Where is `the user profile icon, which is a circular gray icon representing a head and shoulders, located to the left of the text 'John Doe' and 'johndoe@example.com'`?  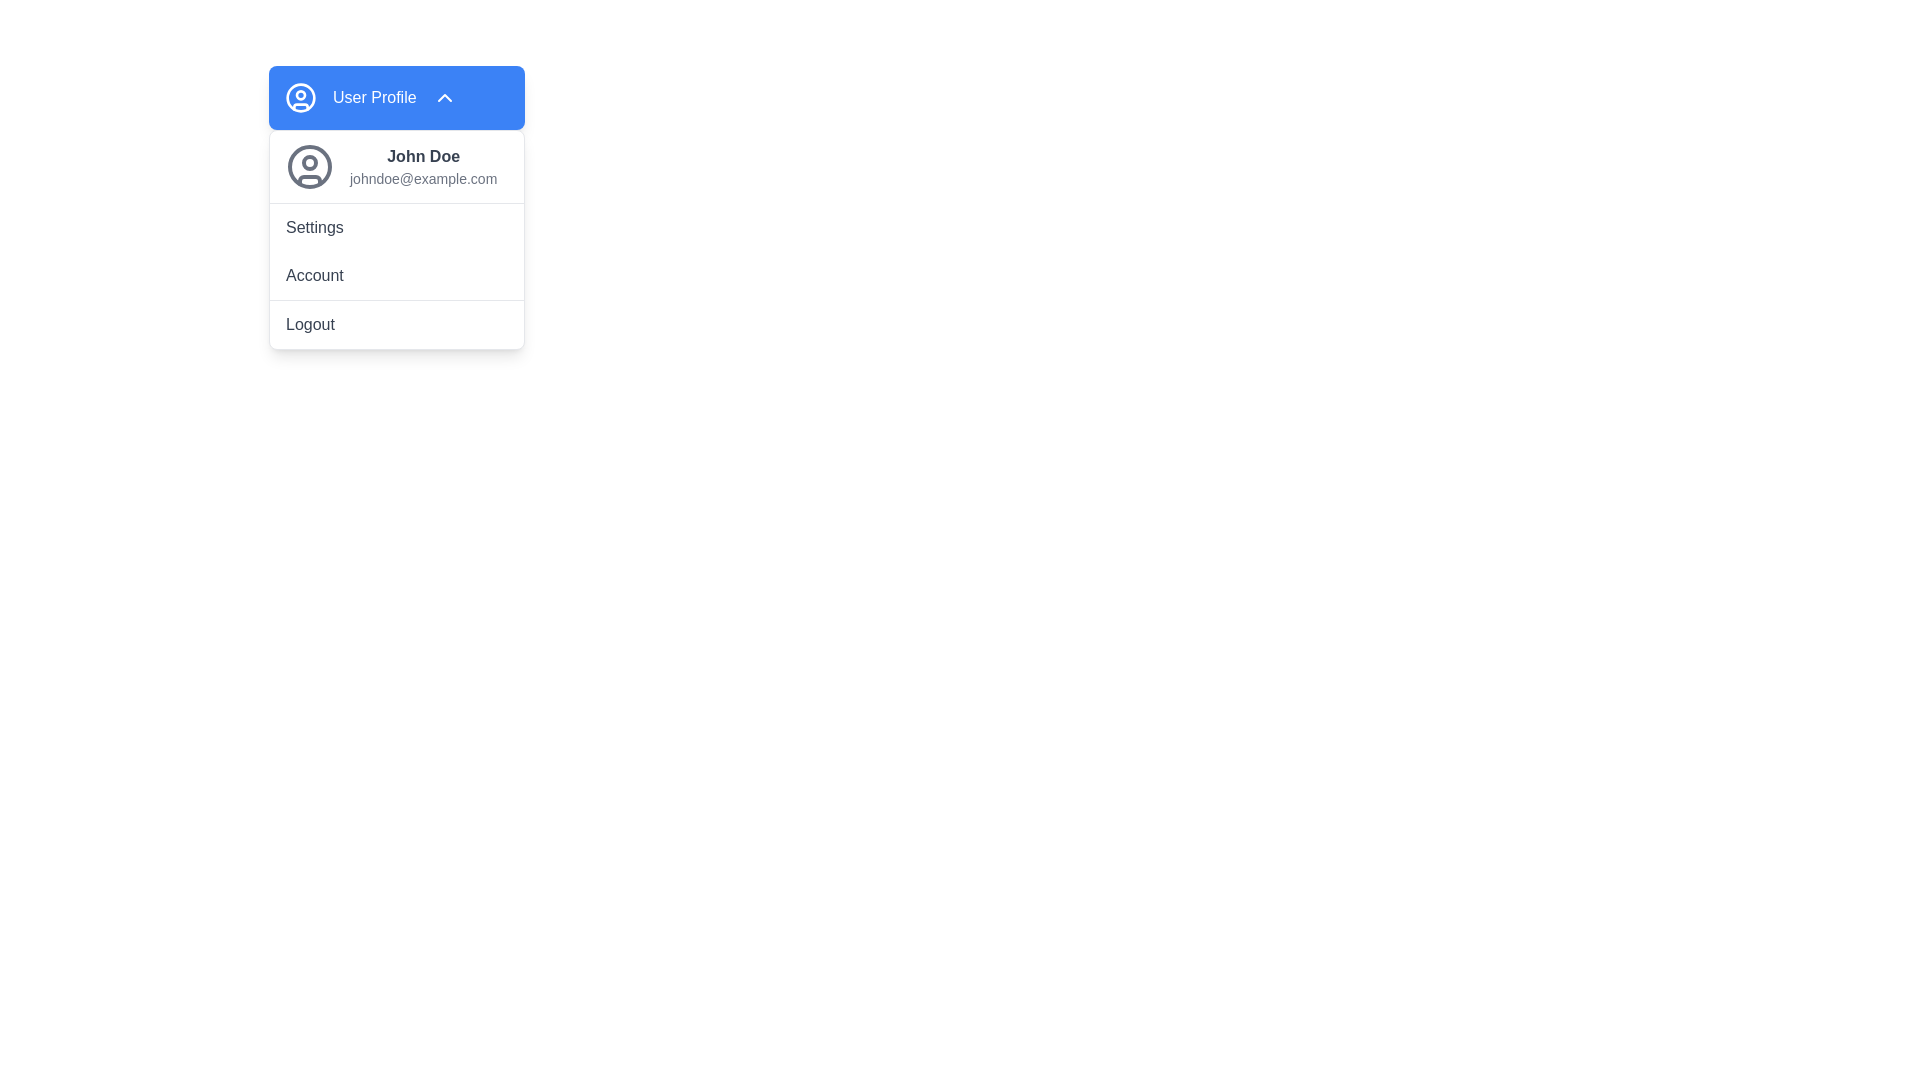 the user profile icon, which is a circular gray icon representing a head and shoulders, located to the left of the text 'John Doe' and 'johndoe@example.com' is located at coordinates (309, 165).